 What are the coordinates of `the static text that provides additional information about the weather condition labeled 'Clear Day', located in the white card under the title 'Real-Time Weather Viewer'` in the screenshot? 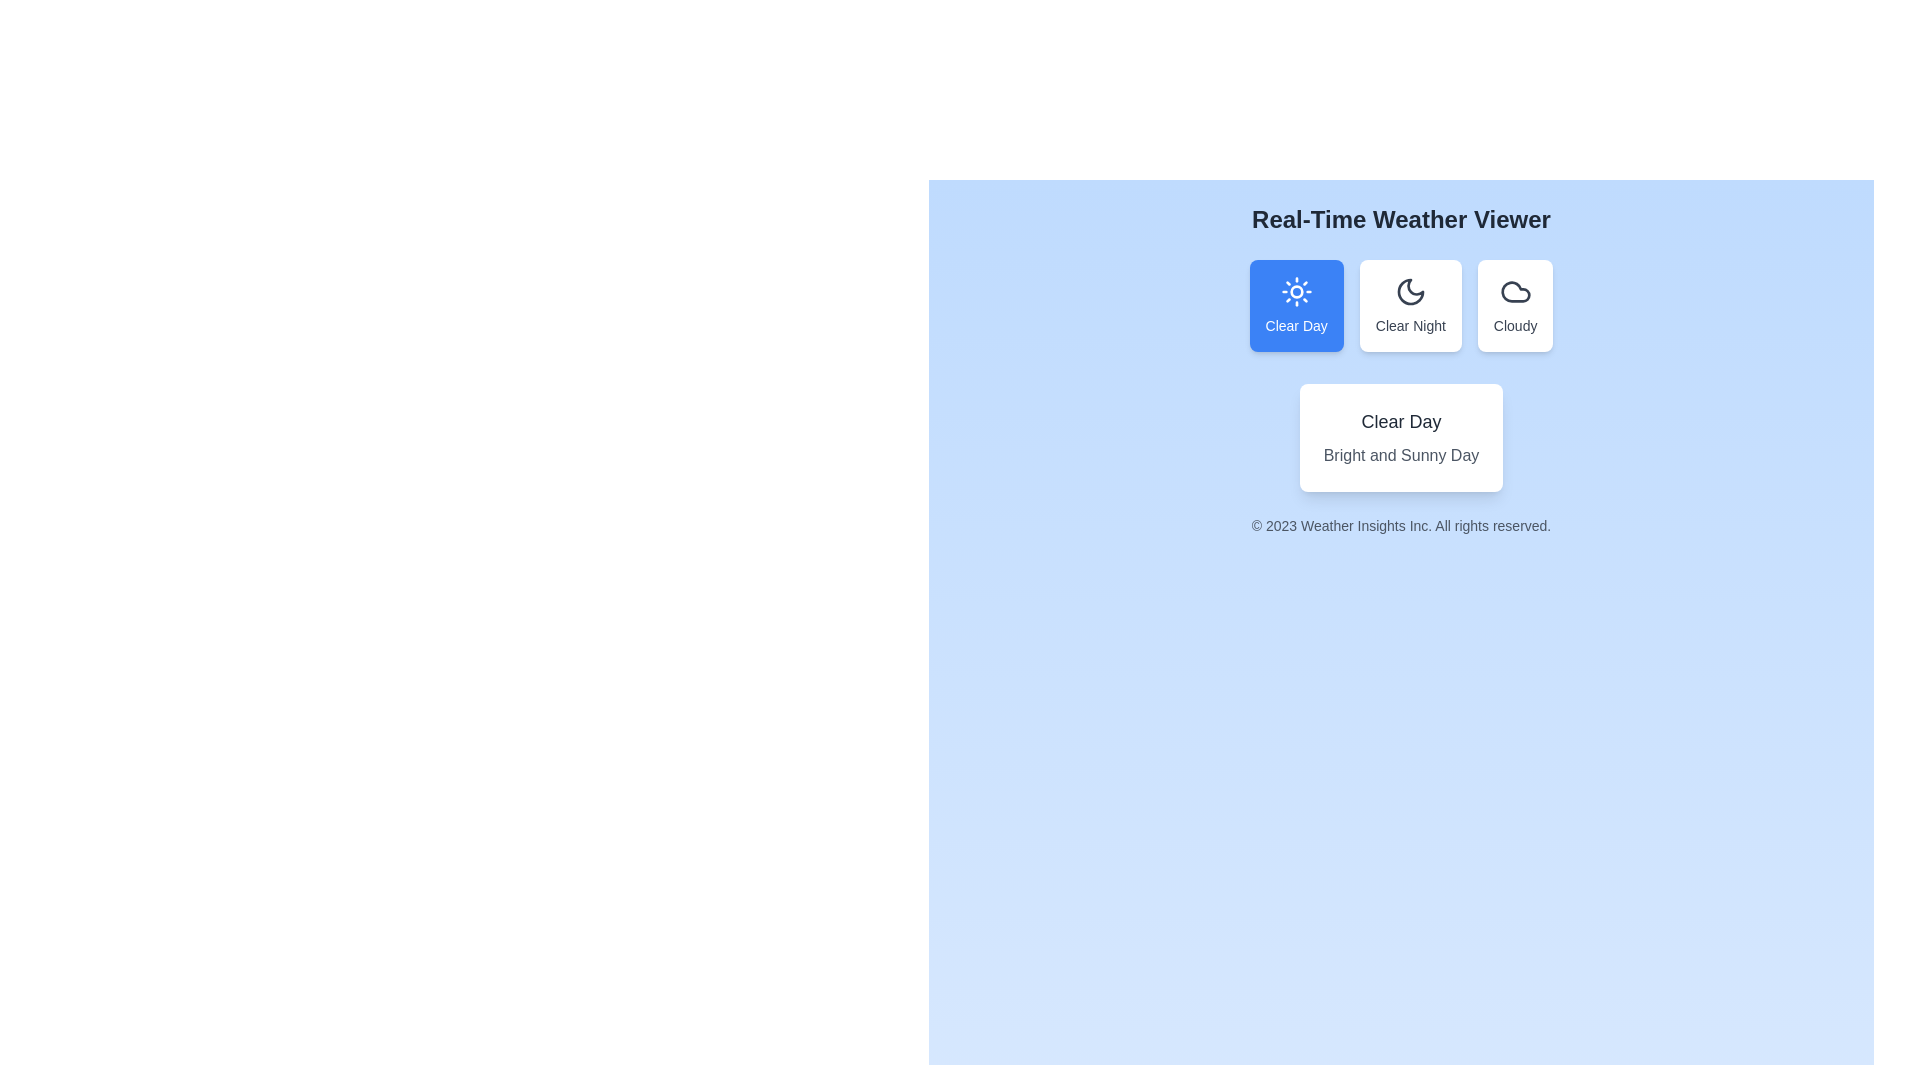 It's located at (1400, 455).